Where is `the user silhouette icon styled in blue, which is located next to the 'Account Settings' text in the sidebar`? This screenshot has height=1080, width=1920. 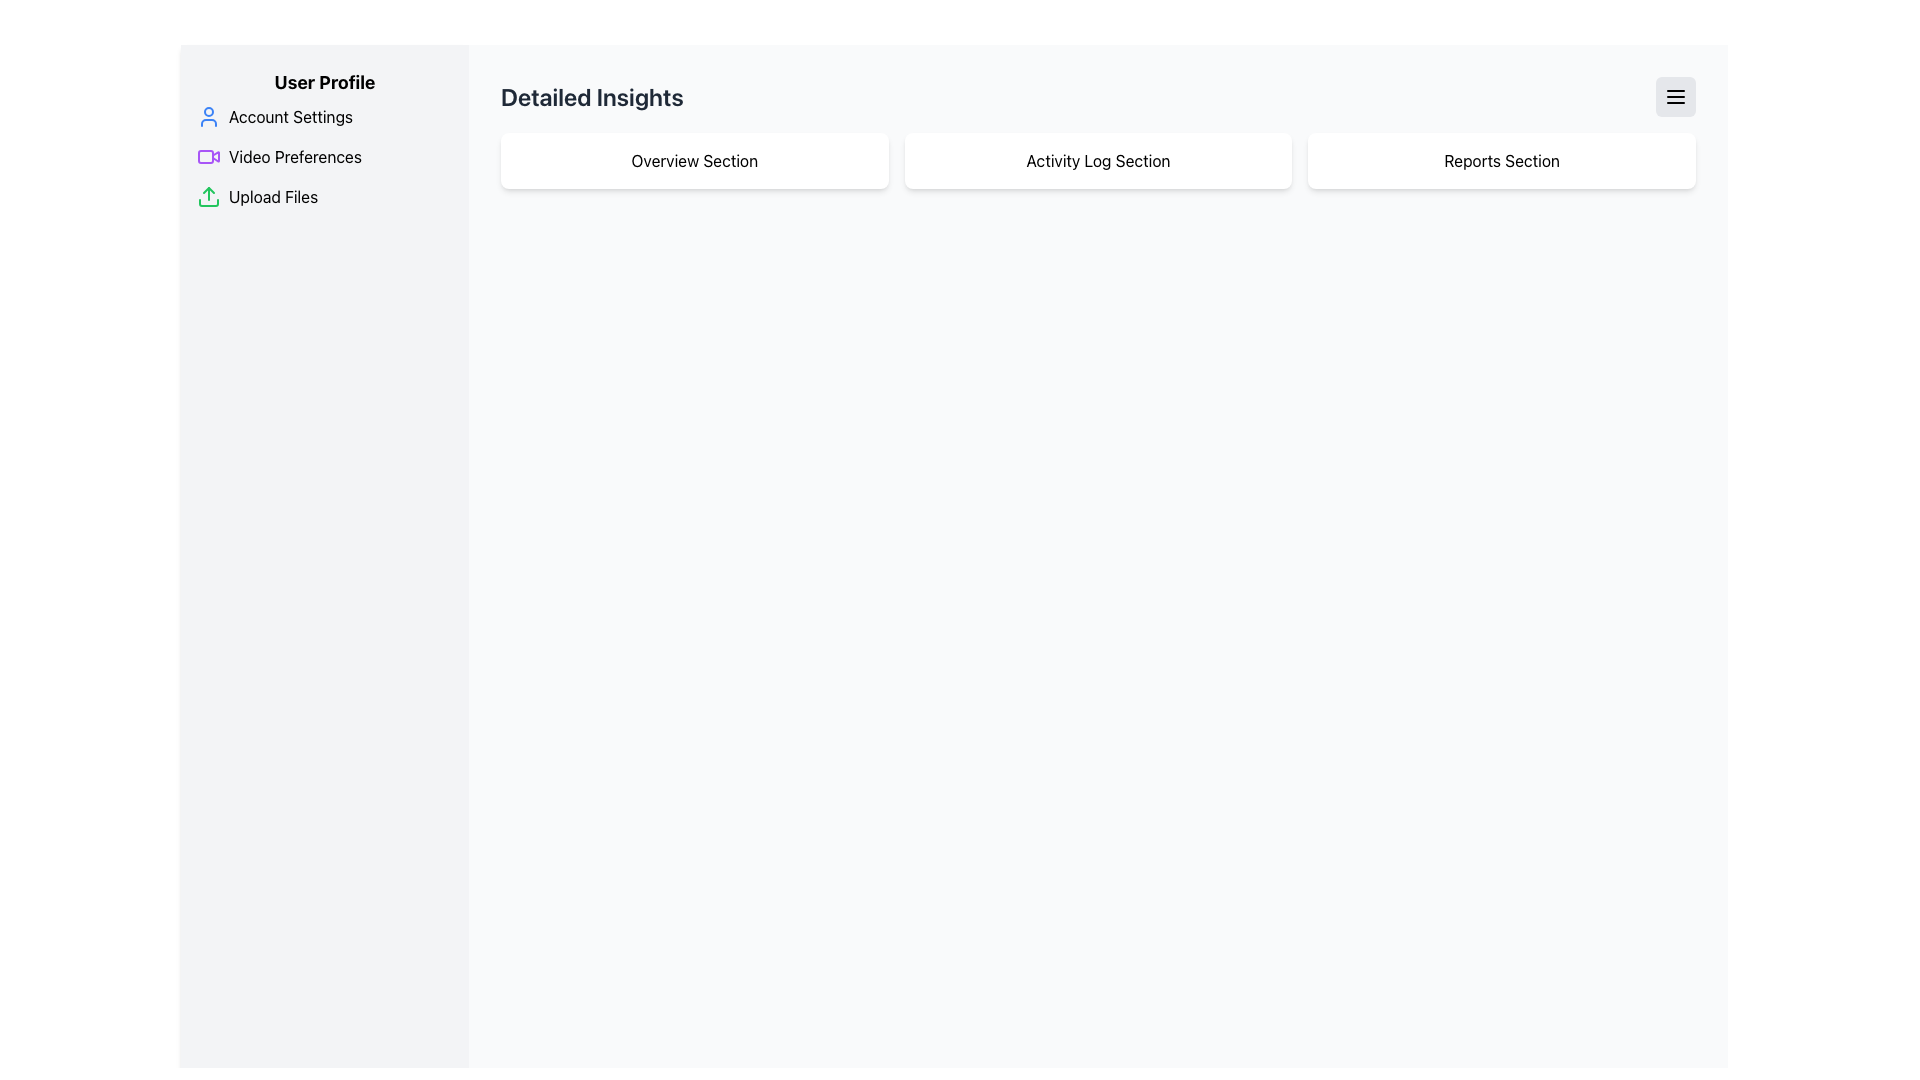
the user silhouette icon styled in blue, which is located next to the 'Account Settings' text in the sidebar is located at coordinates (209, 116).